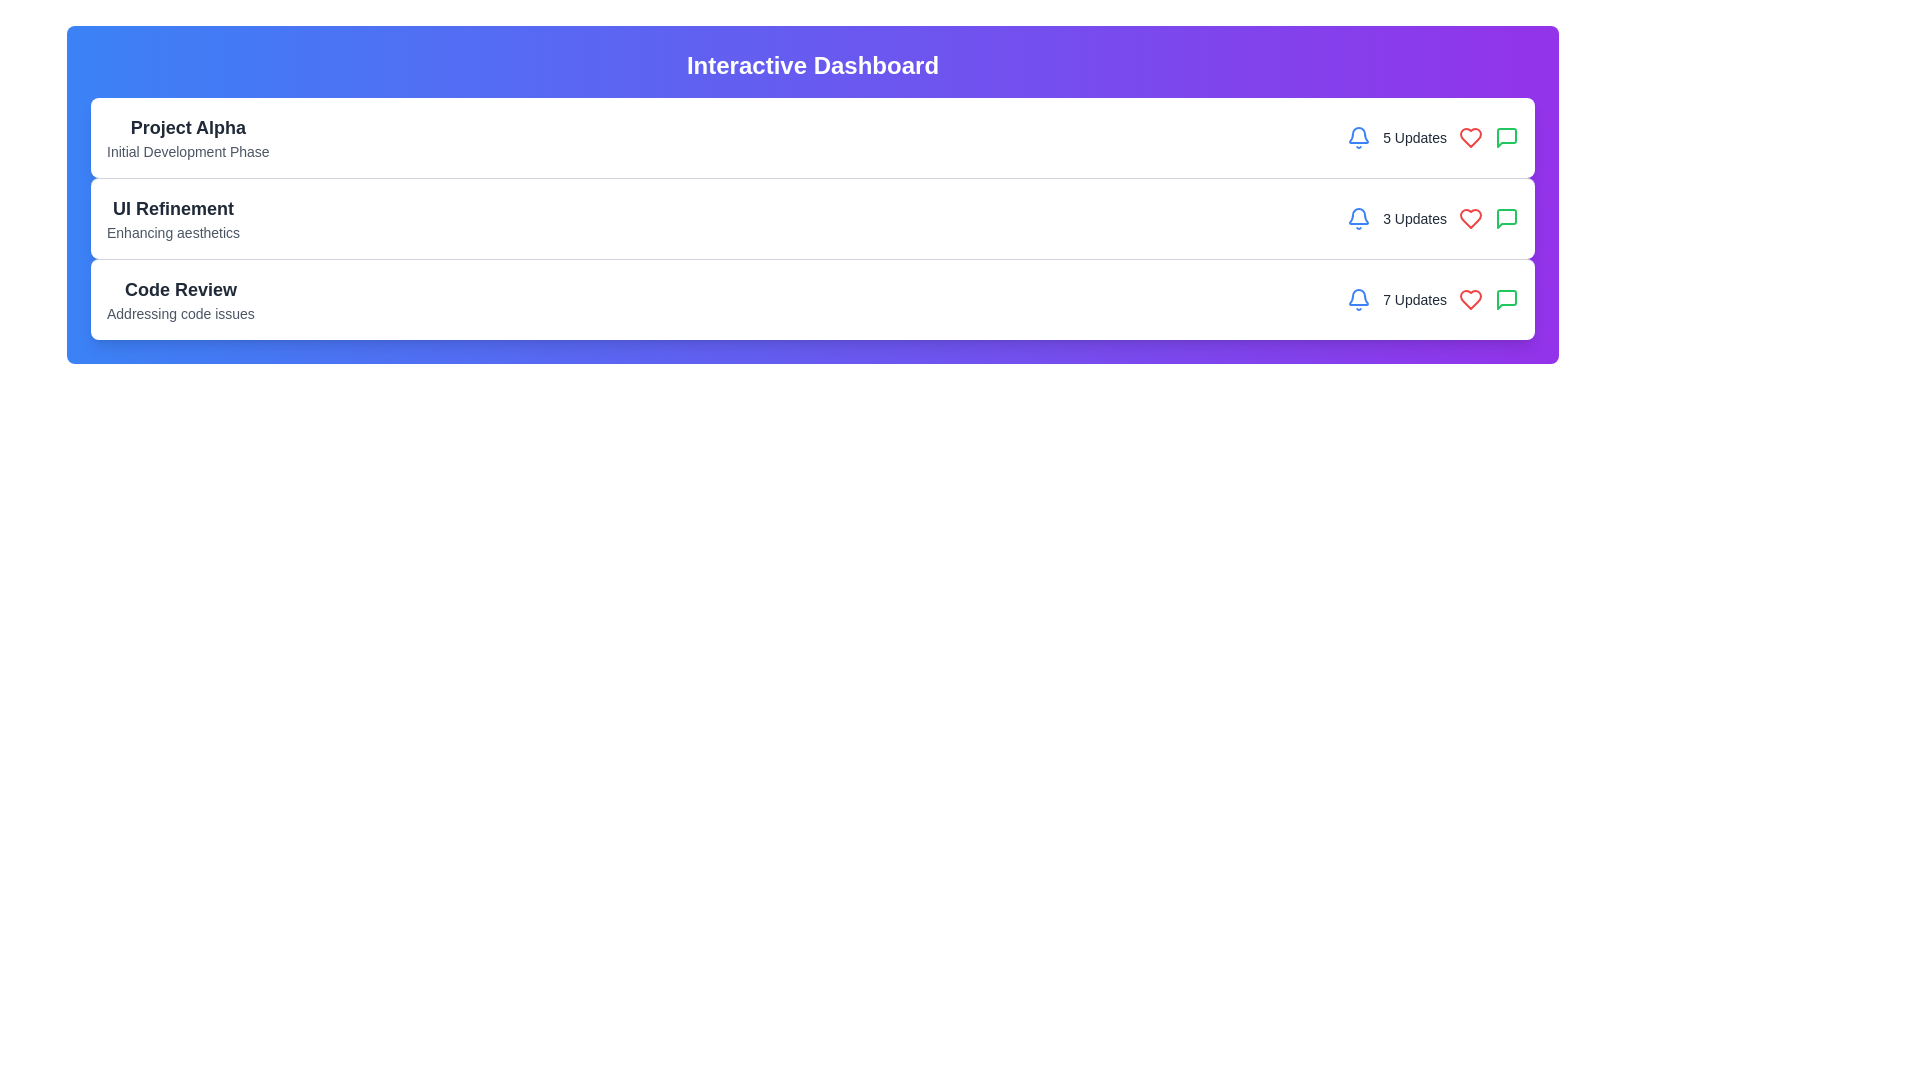  I want to click on the heart-shaped interactive icon in red color located in the middle row of the list view to like or favorite it, so click(1470, 219).